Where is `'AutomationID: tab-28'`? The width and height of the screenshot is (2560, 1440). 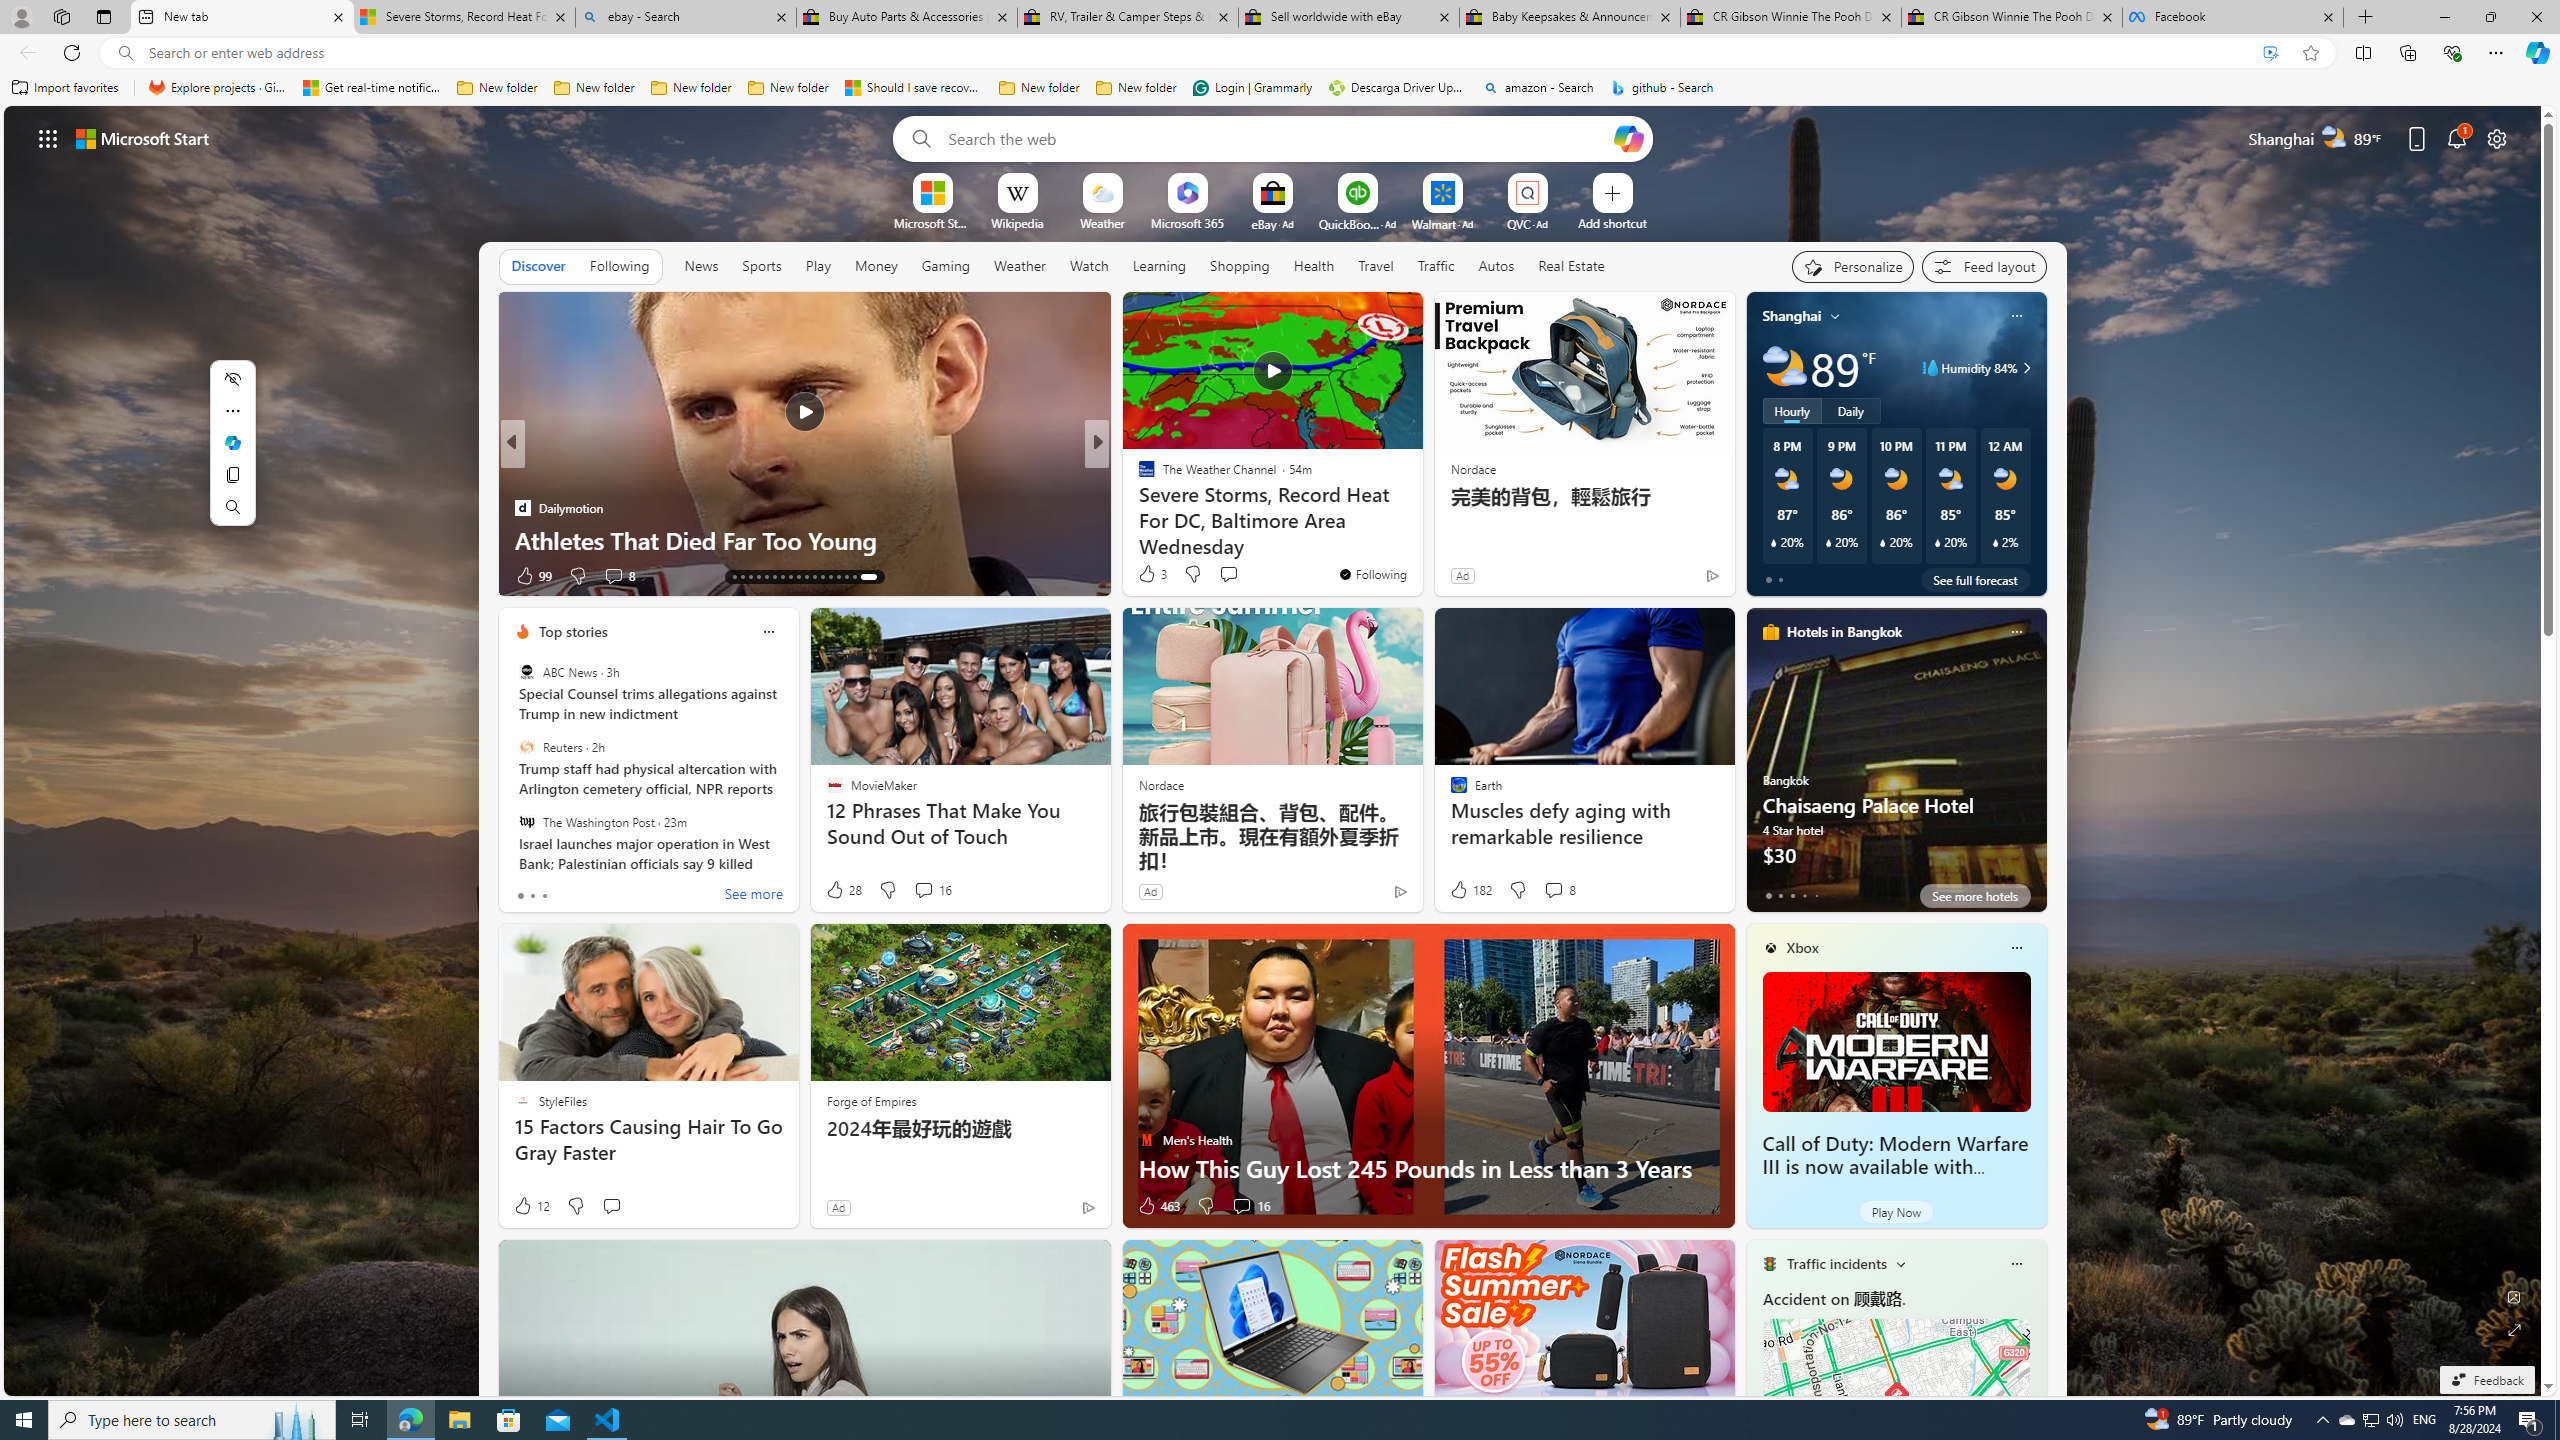
'AutomationID: tab-28' is located at coordinates (865, 577).